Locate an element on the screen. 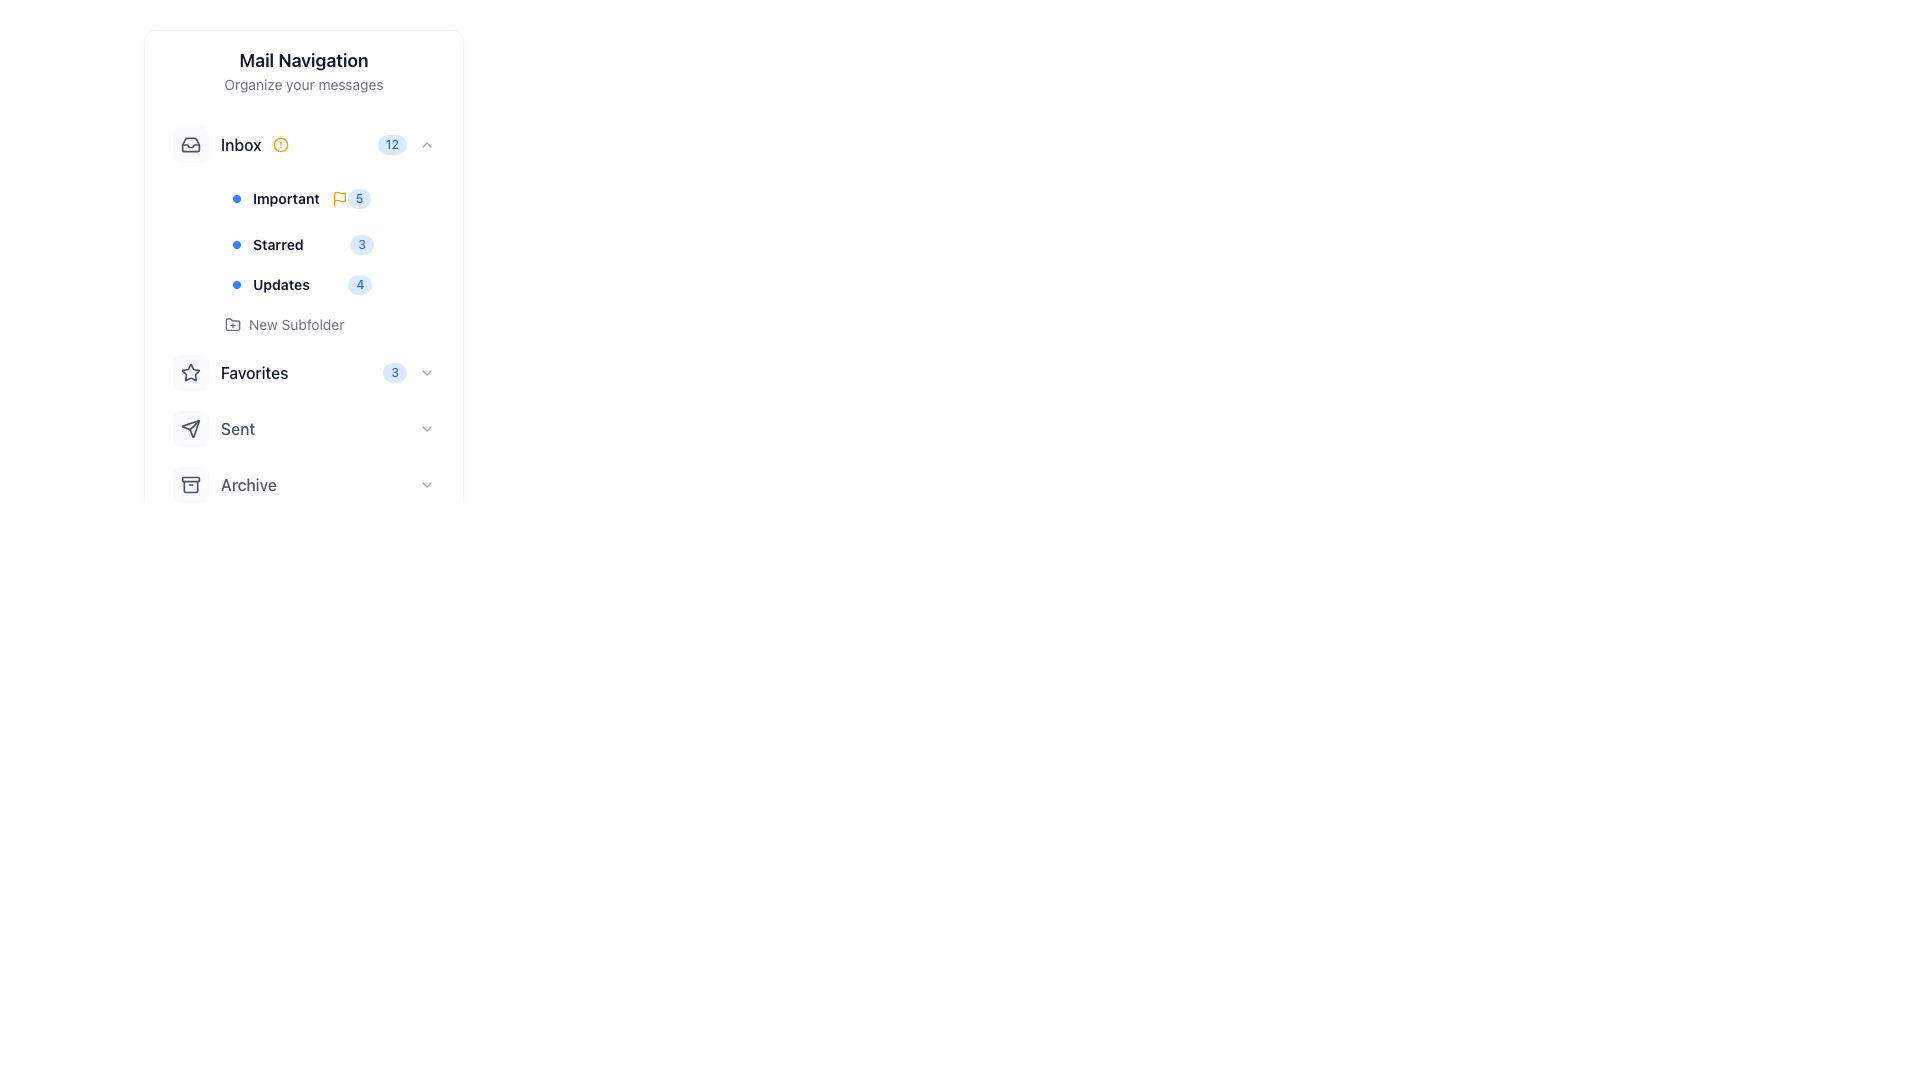  the 'Updates' text label located in the navigation panel on the left side, which is styled with a bold font and is the third item under the 'Inbox' section is located at coordinates (270, 285).